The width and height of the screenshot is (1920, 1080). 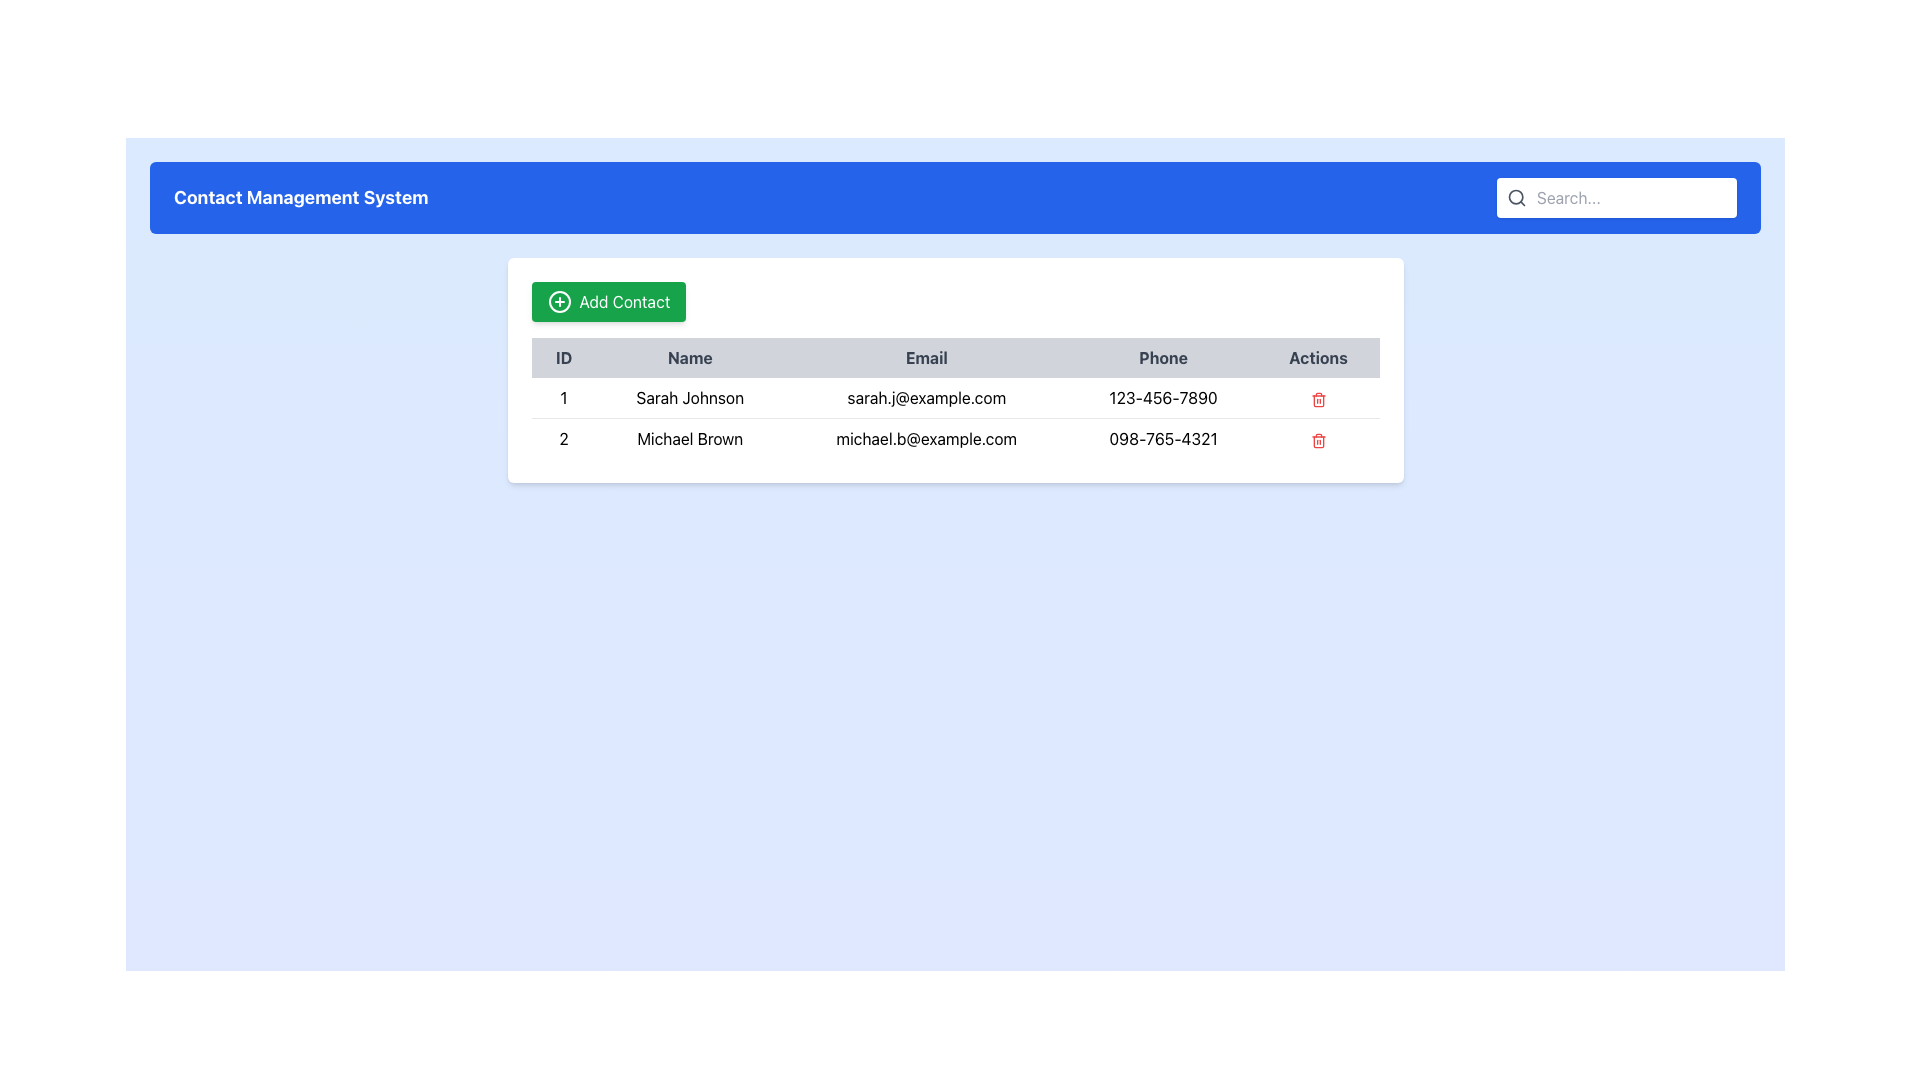 What do you see at coordinates (1318, 399) in the screenshot?
I see `the red trash can icon button in the 'Actions' column of the table` at bounding box center [1318, 399].